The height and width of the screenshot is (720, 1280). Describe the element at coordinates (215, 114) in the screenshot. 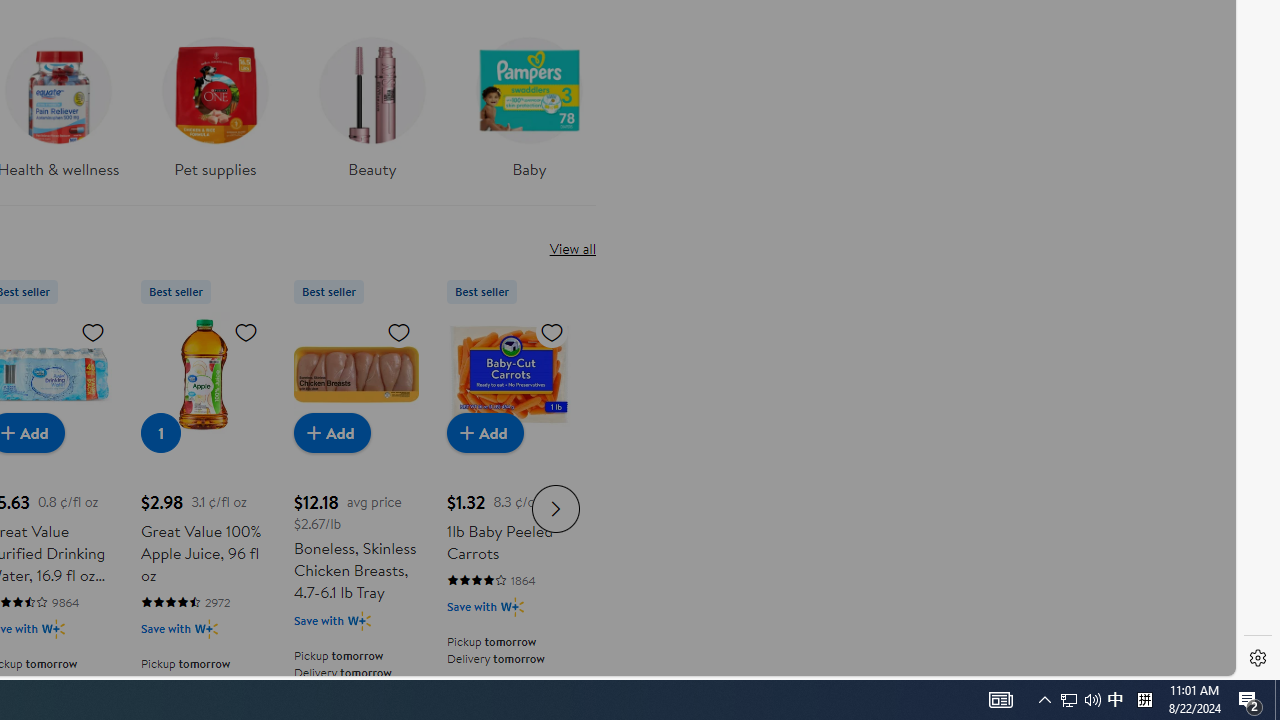

I see `'Pet supplies'` at that location.